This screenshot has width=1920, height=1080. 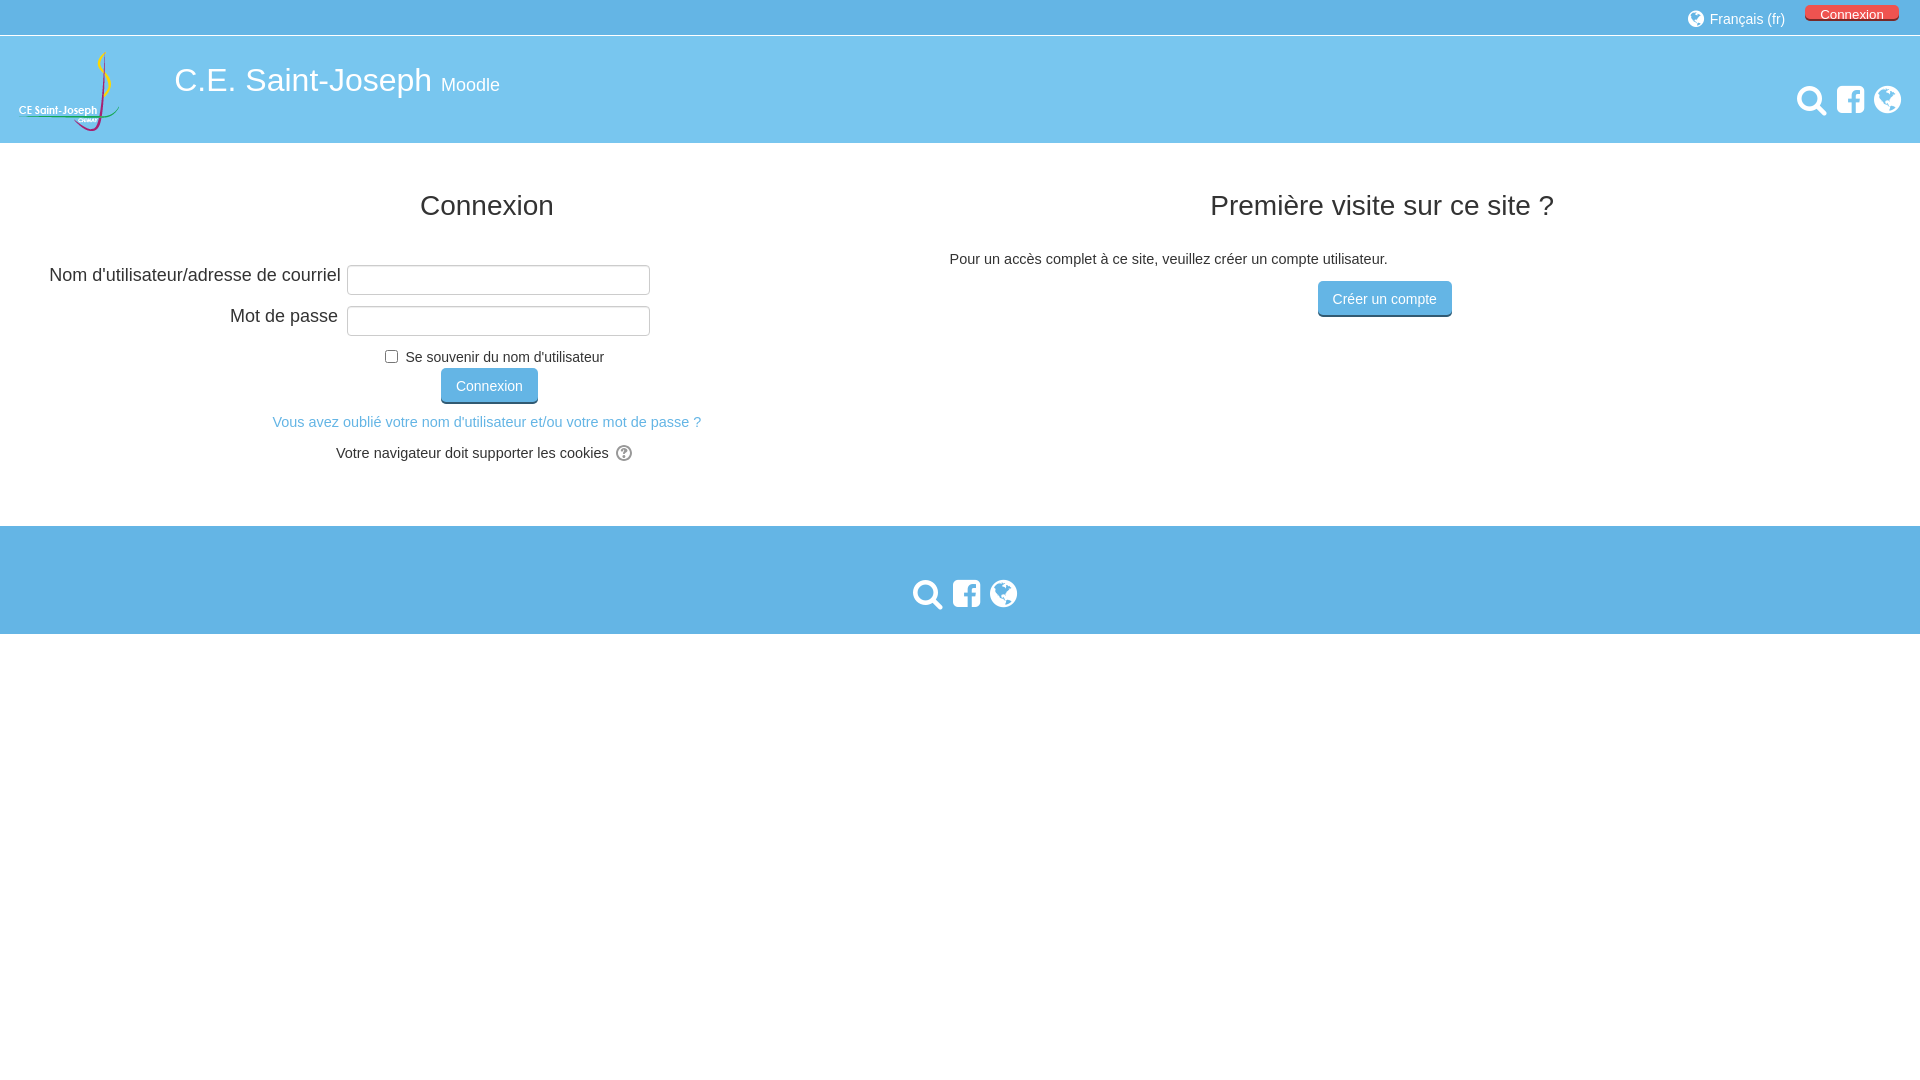 What do you see at coordinates (1881, 100) in the screenshot?
I see `'Site Web'` at bounding box center [1881, 100].